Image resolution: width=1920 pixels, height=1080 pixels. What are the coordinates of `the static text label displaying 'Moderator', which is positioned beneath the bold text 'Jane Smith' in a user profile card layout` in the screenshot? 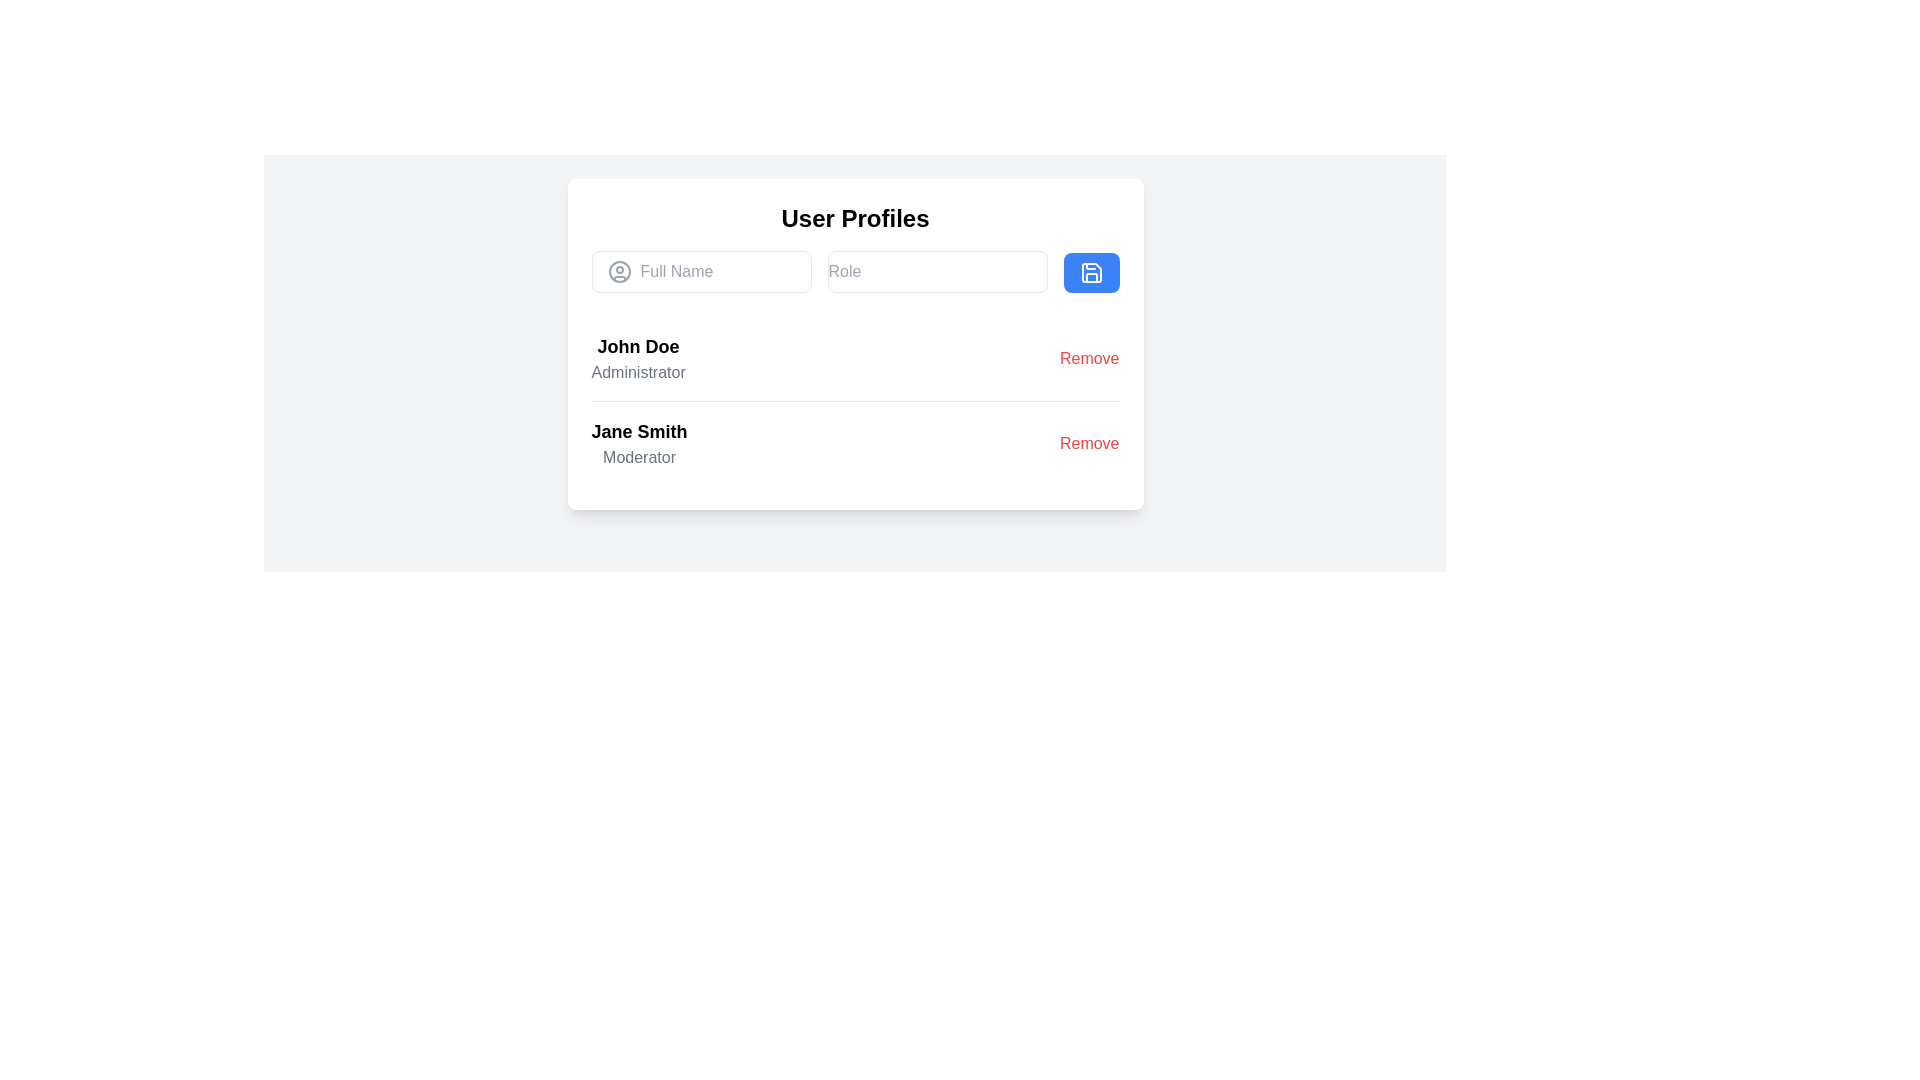 It's located at (638, 458).